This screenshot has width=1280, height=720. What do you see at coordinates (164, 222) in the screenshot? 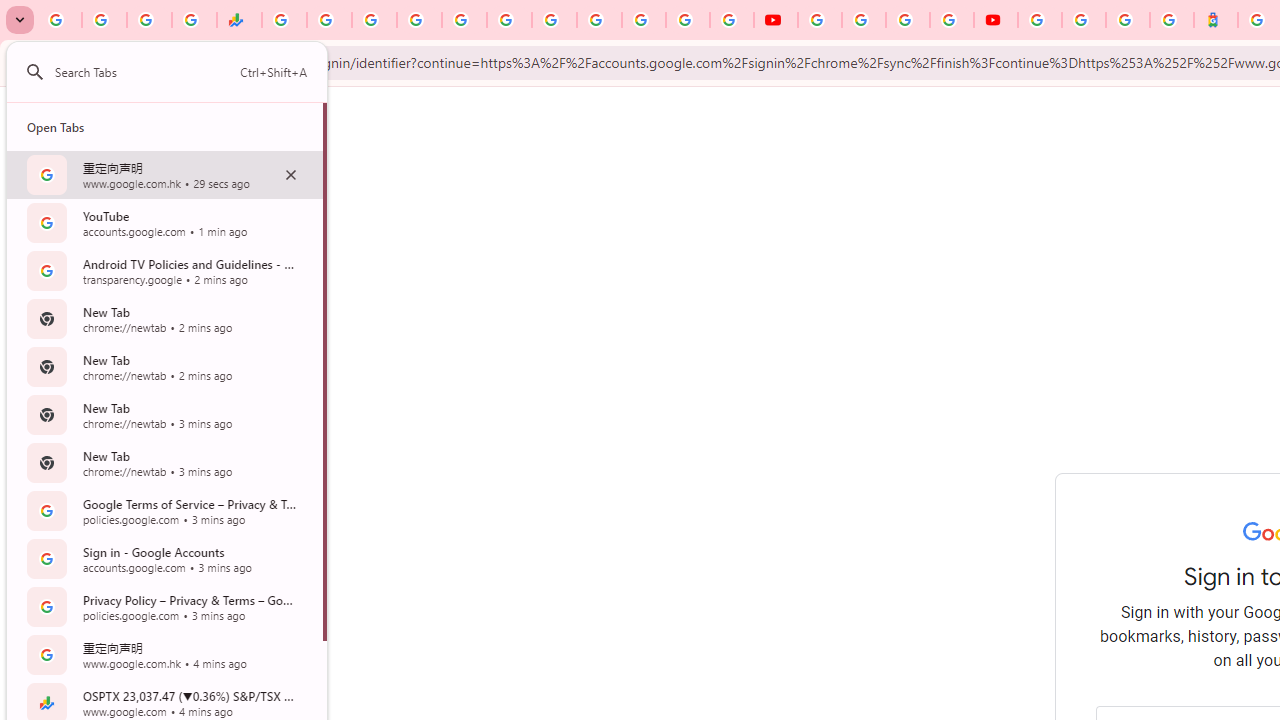
I see `'YouTube accounts.google.com 1 min ago Open Tab'` at bounding box center [164, 222].